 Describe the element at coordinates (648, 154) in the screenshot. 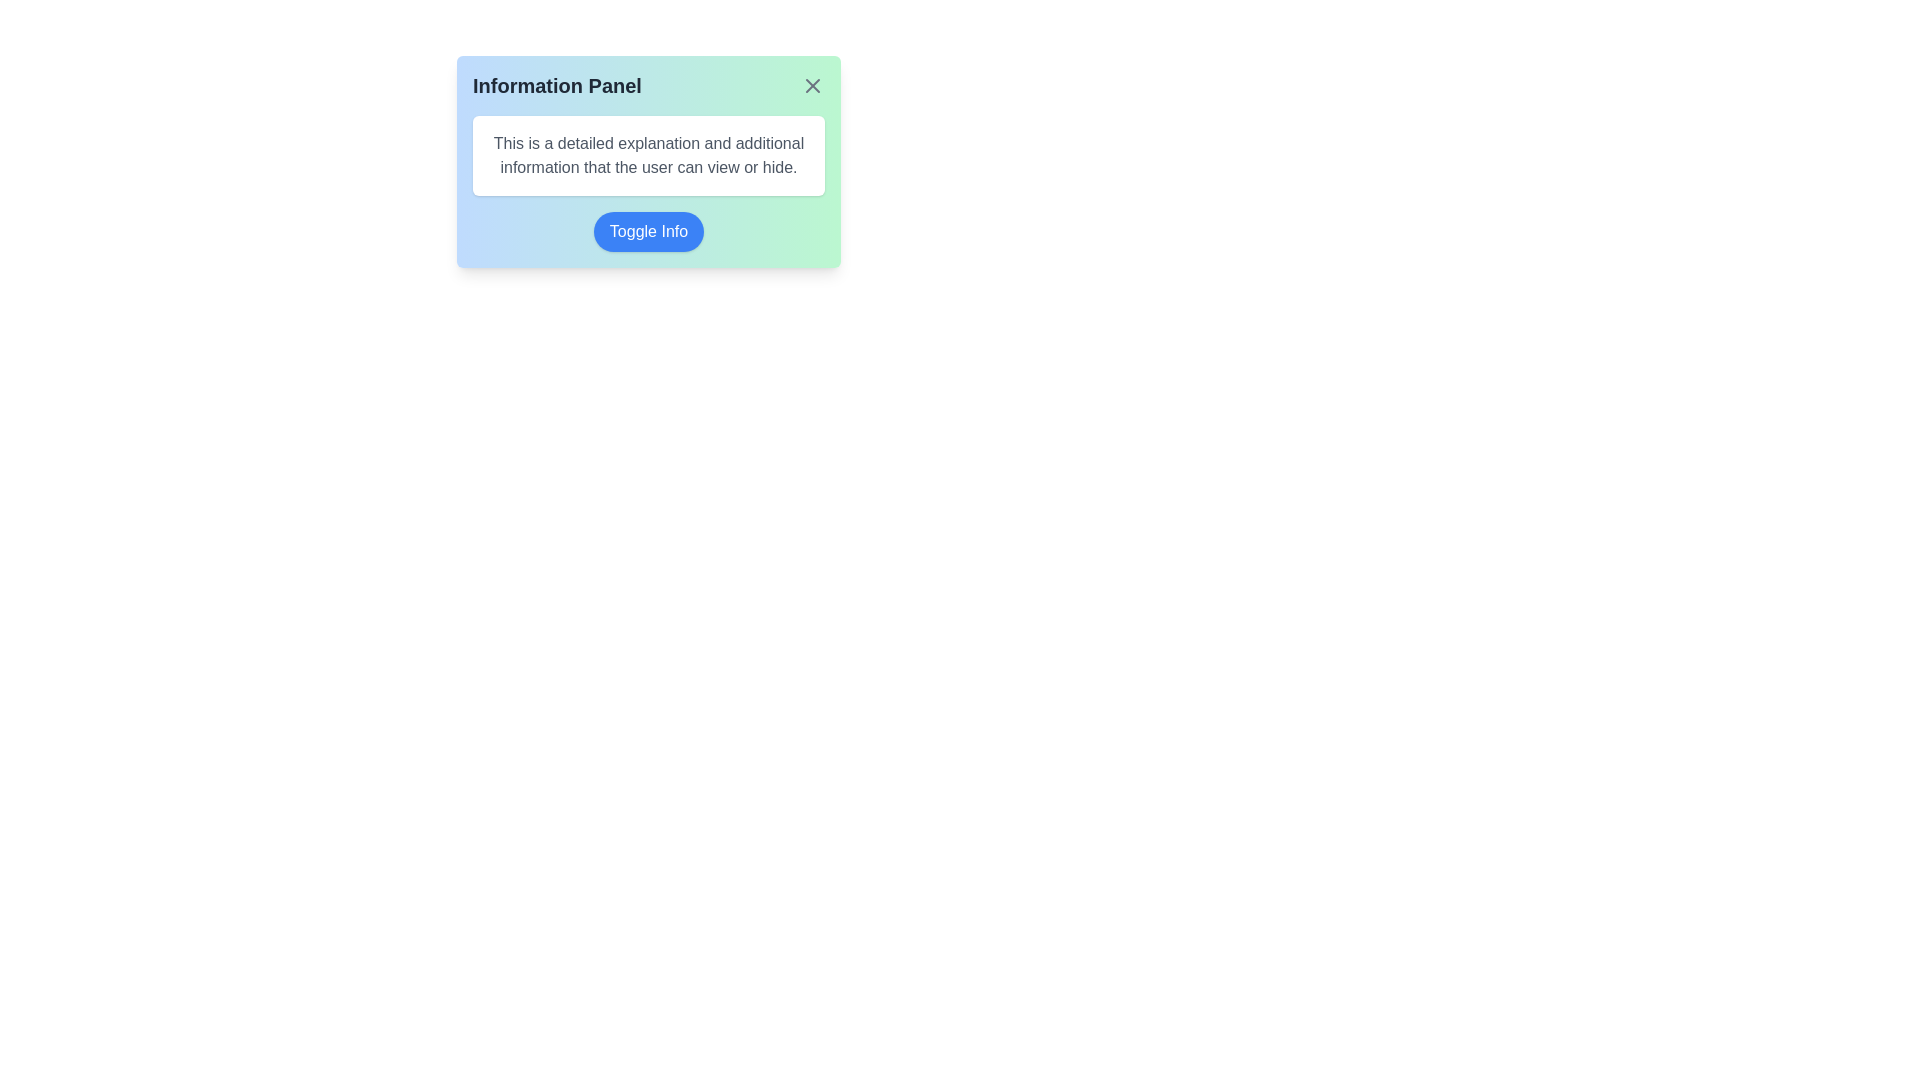

I see `the Text Label that contains the content: 'This is a detailed explanation and additional information that the user can view or hide.' It is positioned in the 'Information Panel' below the title and above the 'Toggle Info' button` at that location.